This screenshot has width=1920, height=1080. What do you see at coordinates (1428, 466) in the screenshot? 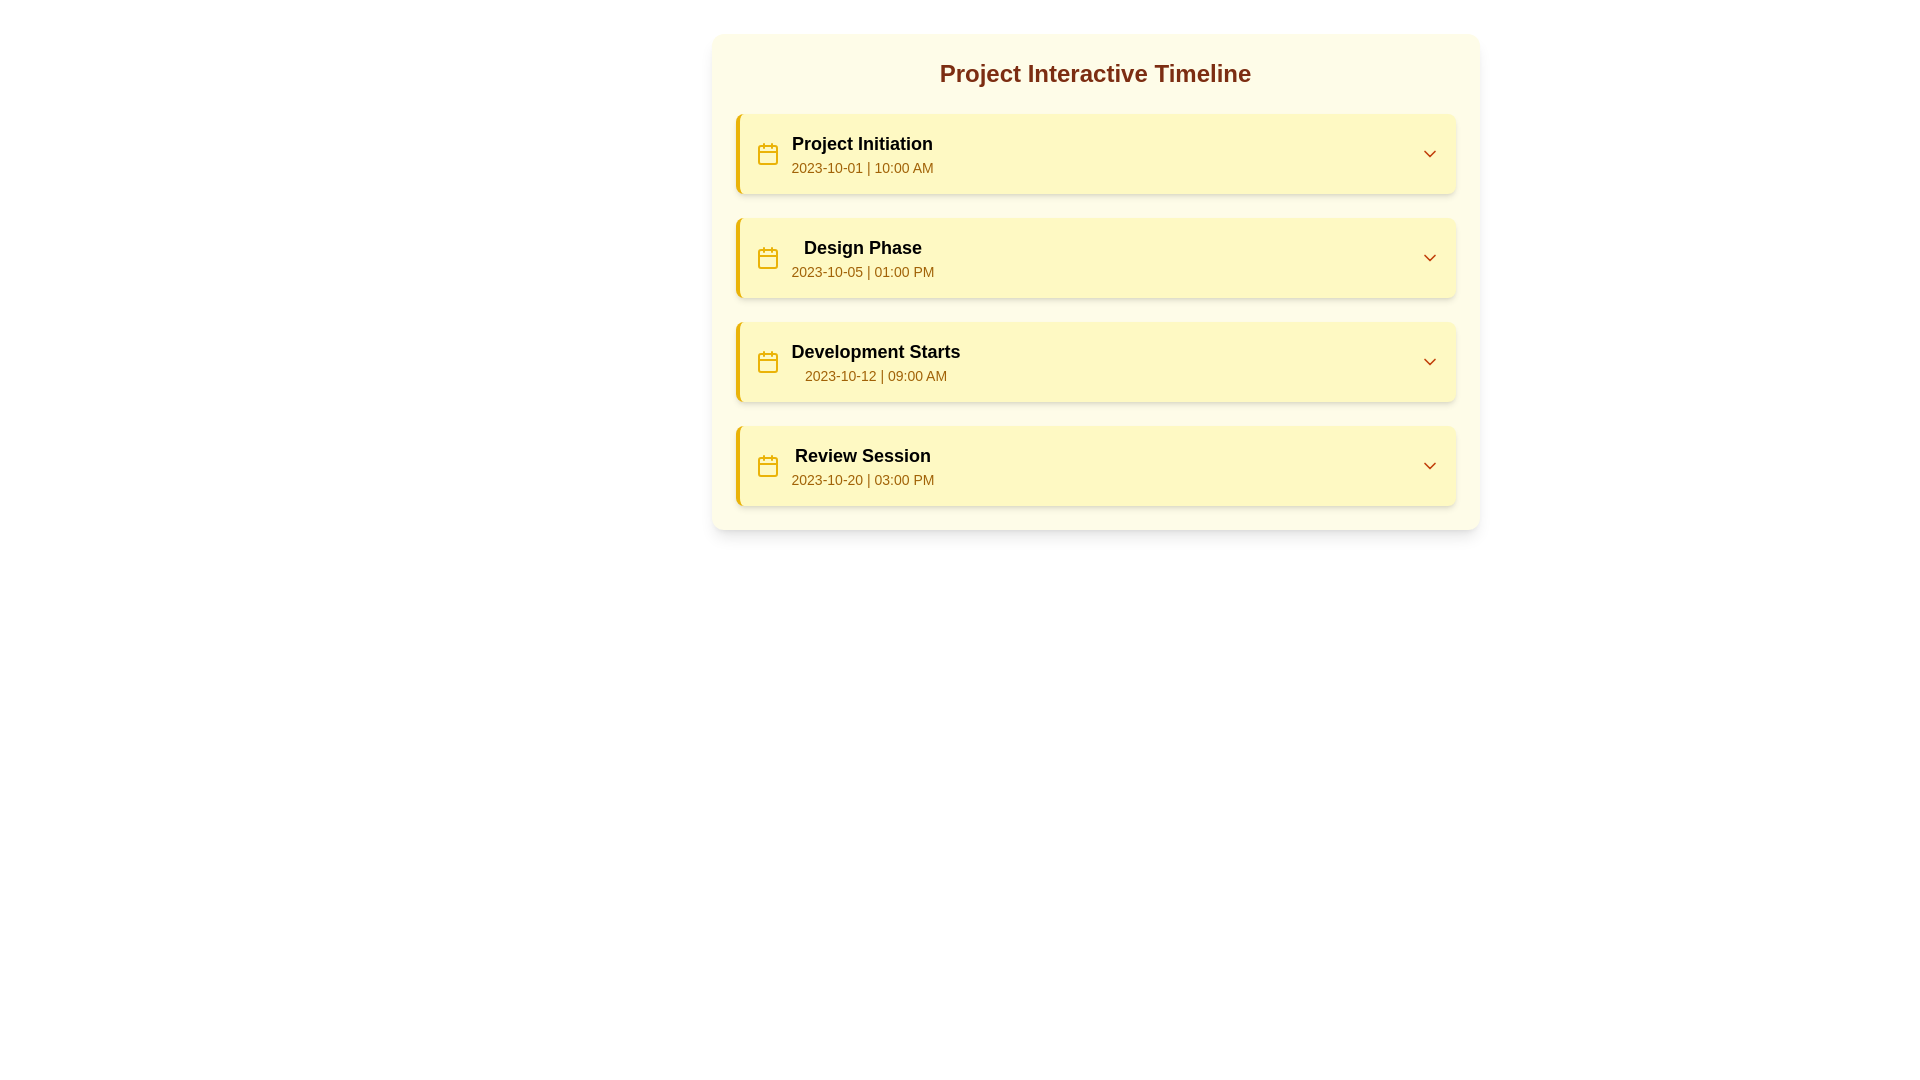
I see `the Dropdown toggle button located at the rightmost side of the 'Review Session' section to potentially trigger UI feedback` at bounding box center [1428, 466].